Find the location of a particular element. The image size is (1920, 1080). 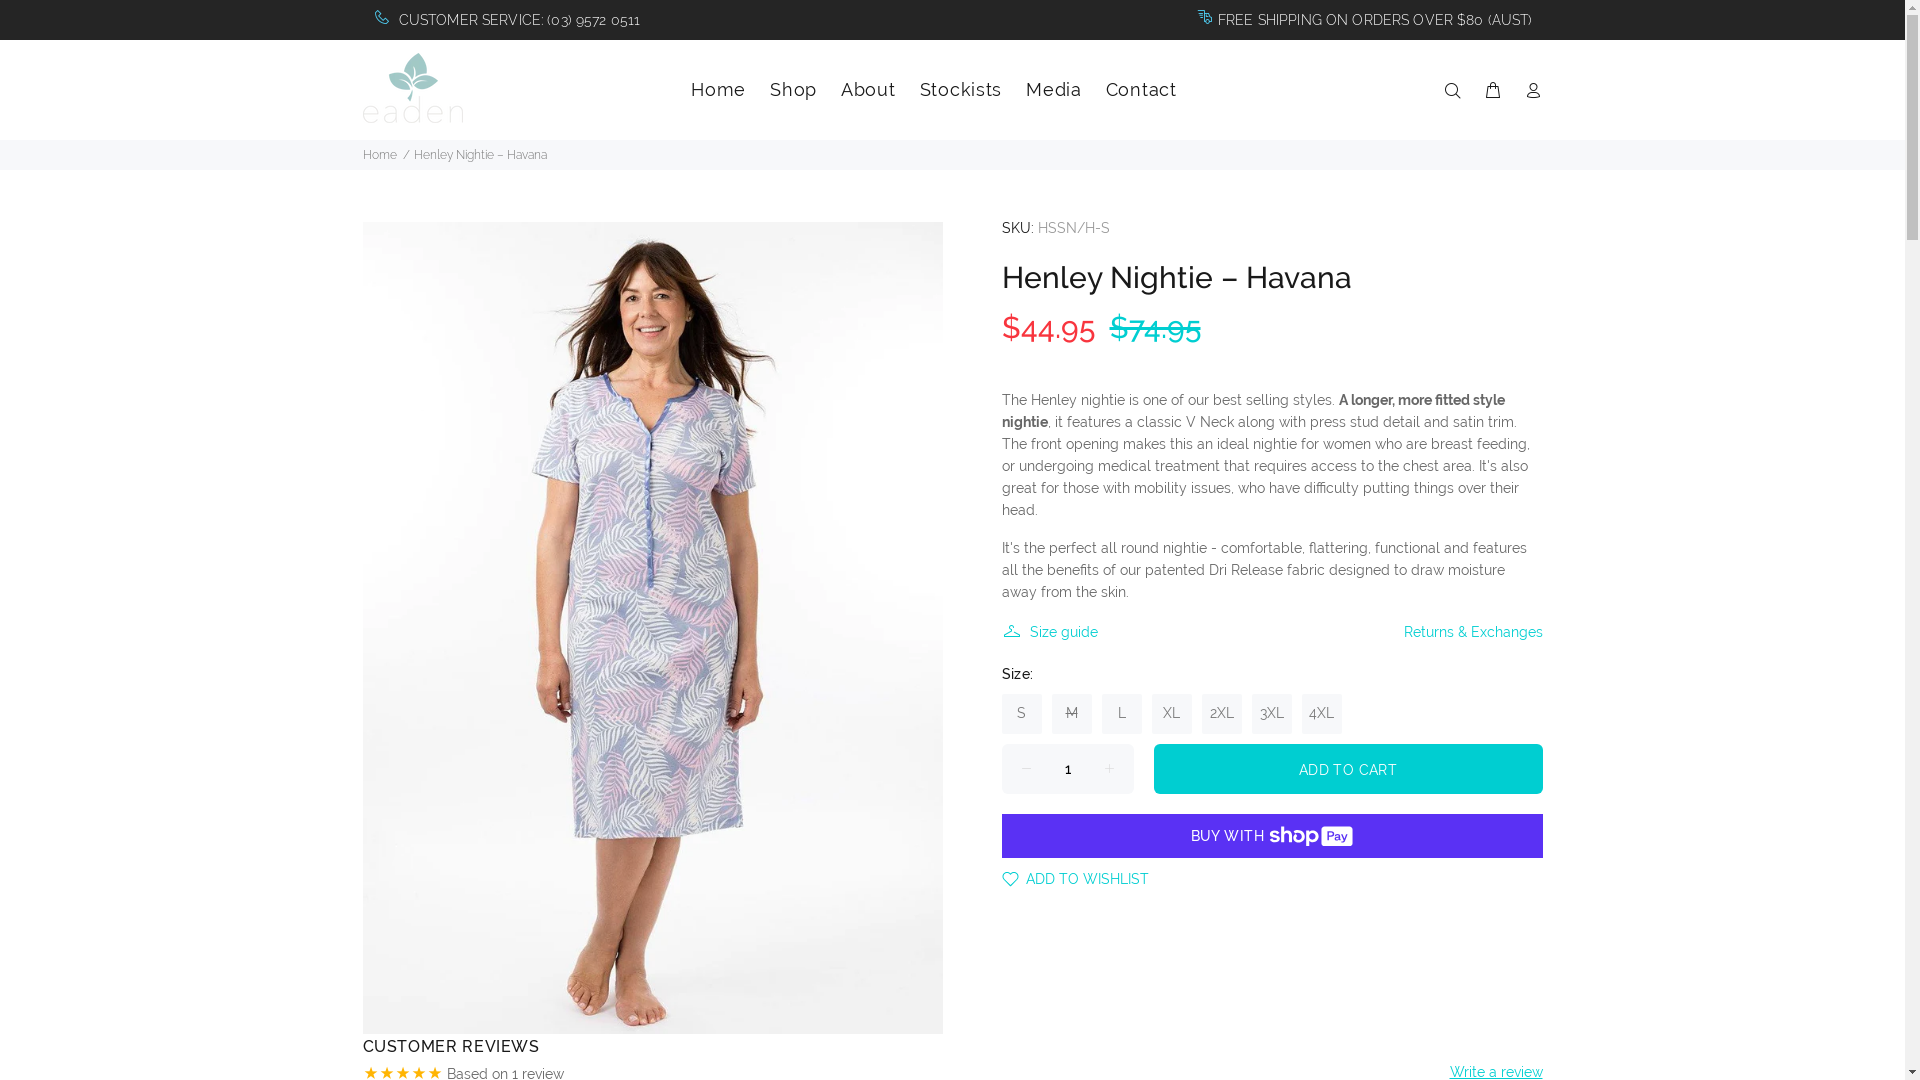

'XL' is located at coordinates (1171, 712).